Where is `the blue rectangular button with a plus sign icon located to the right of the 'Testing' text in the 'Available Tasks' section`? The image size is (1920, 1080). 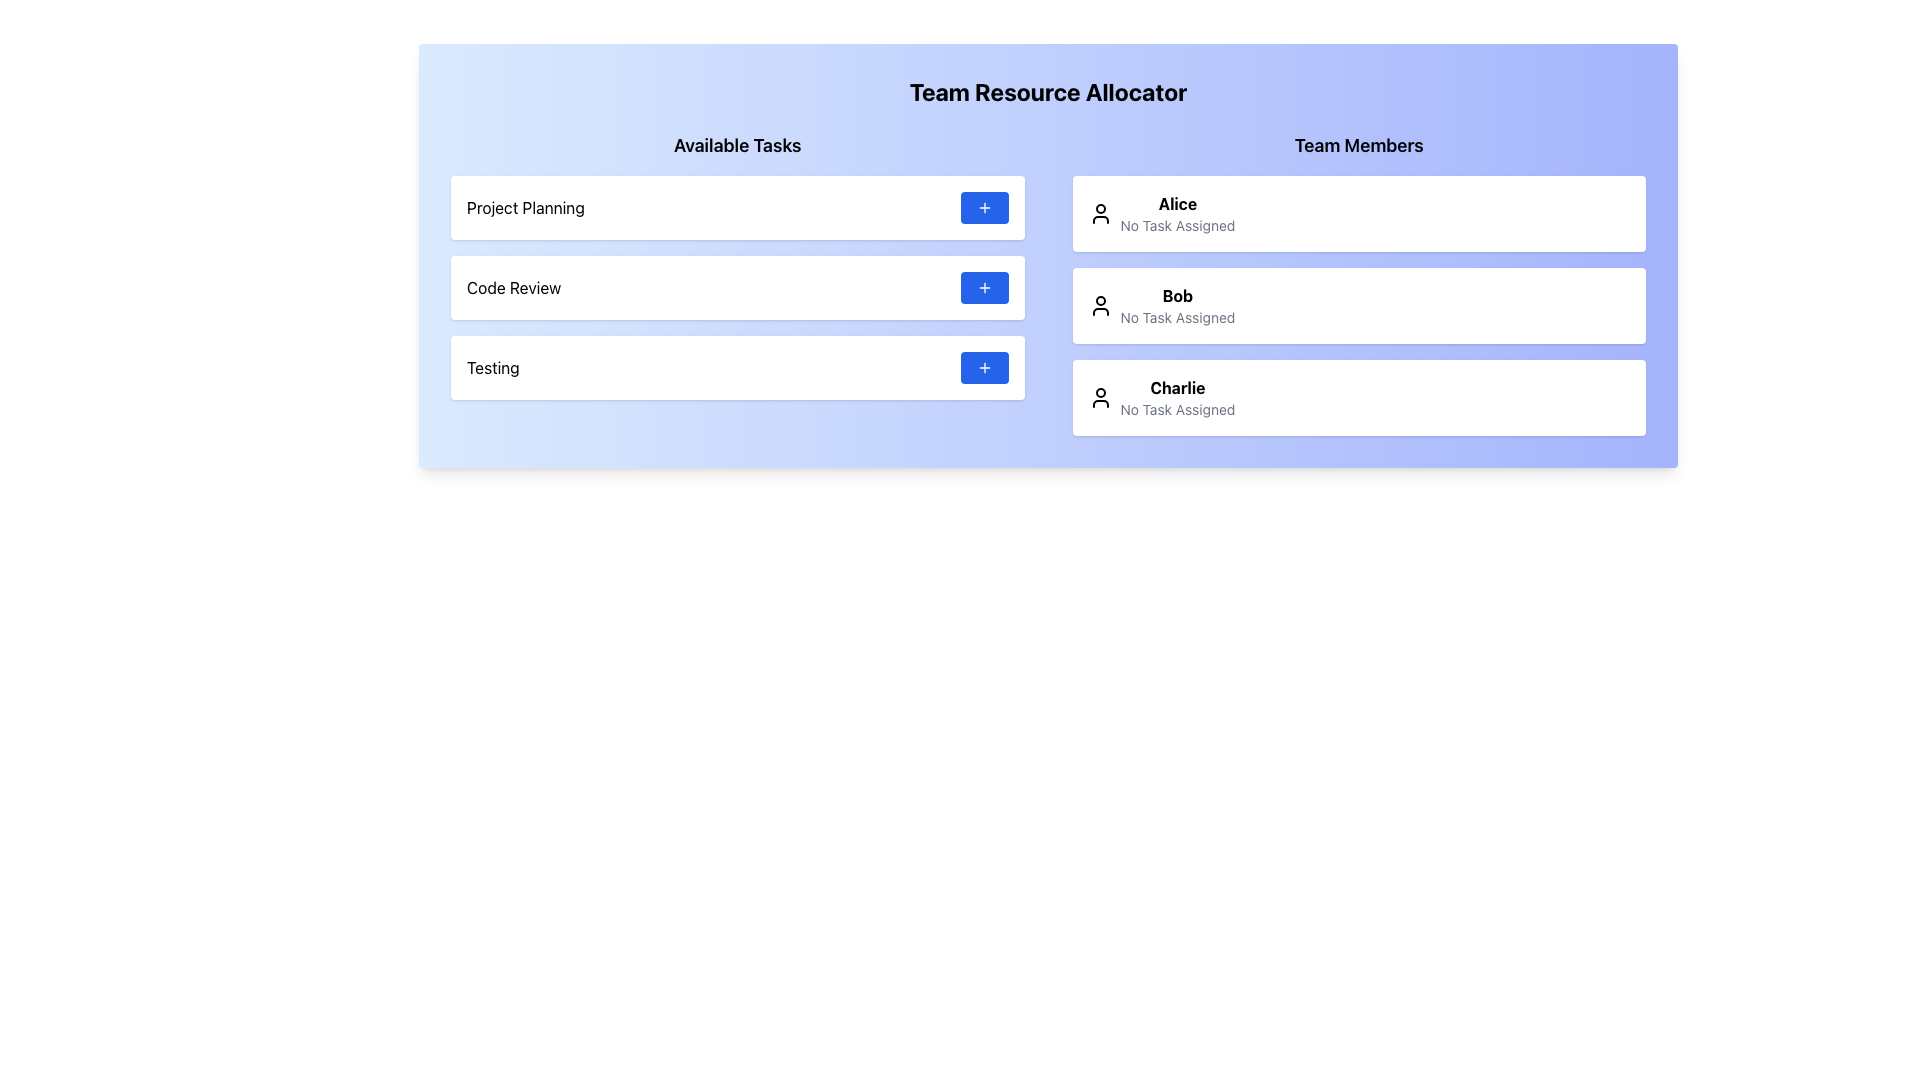 the blue rectangular button with a plus sign icon located to the right of the 'Testing' text in the 'Available Tasks' section is located at coordinates (984, 367).